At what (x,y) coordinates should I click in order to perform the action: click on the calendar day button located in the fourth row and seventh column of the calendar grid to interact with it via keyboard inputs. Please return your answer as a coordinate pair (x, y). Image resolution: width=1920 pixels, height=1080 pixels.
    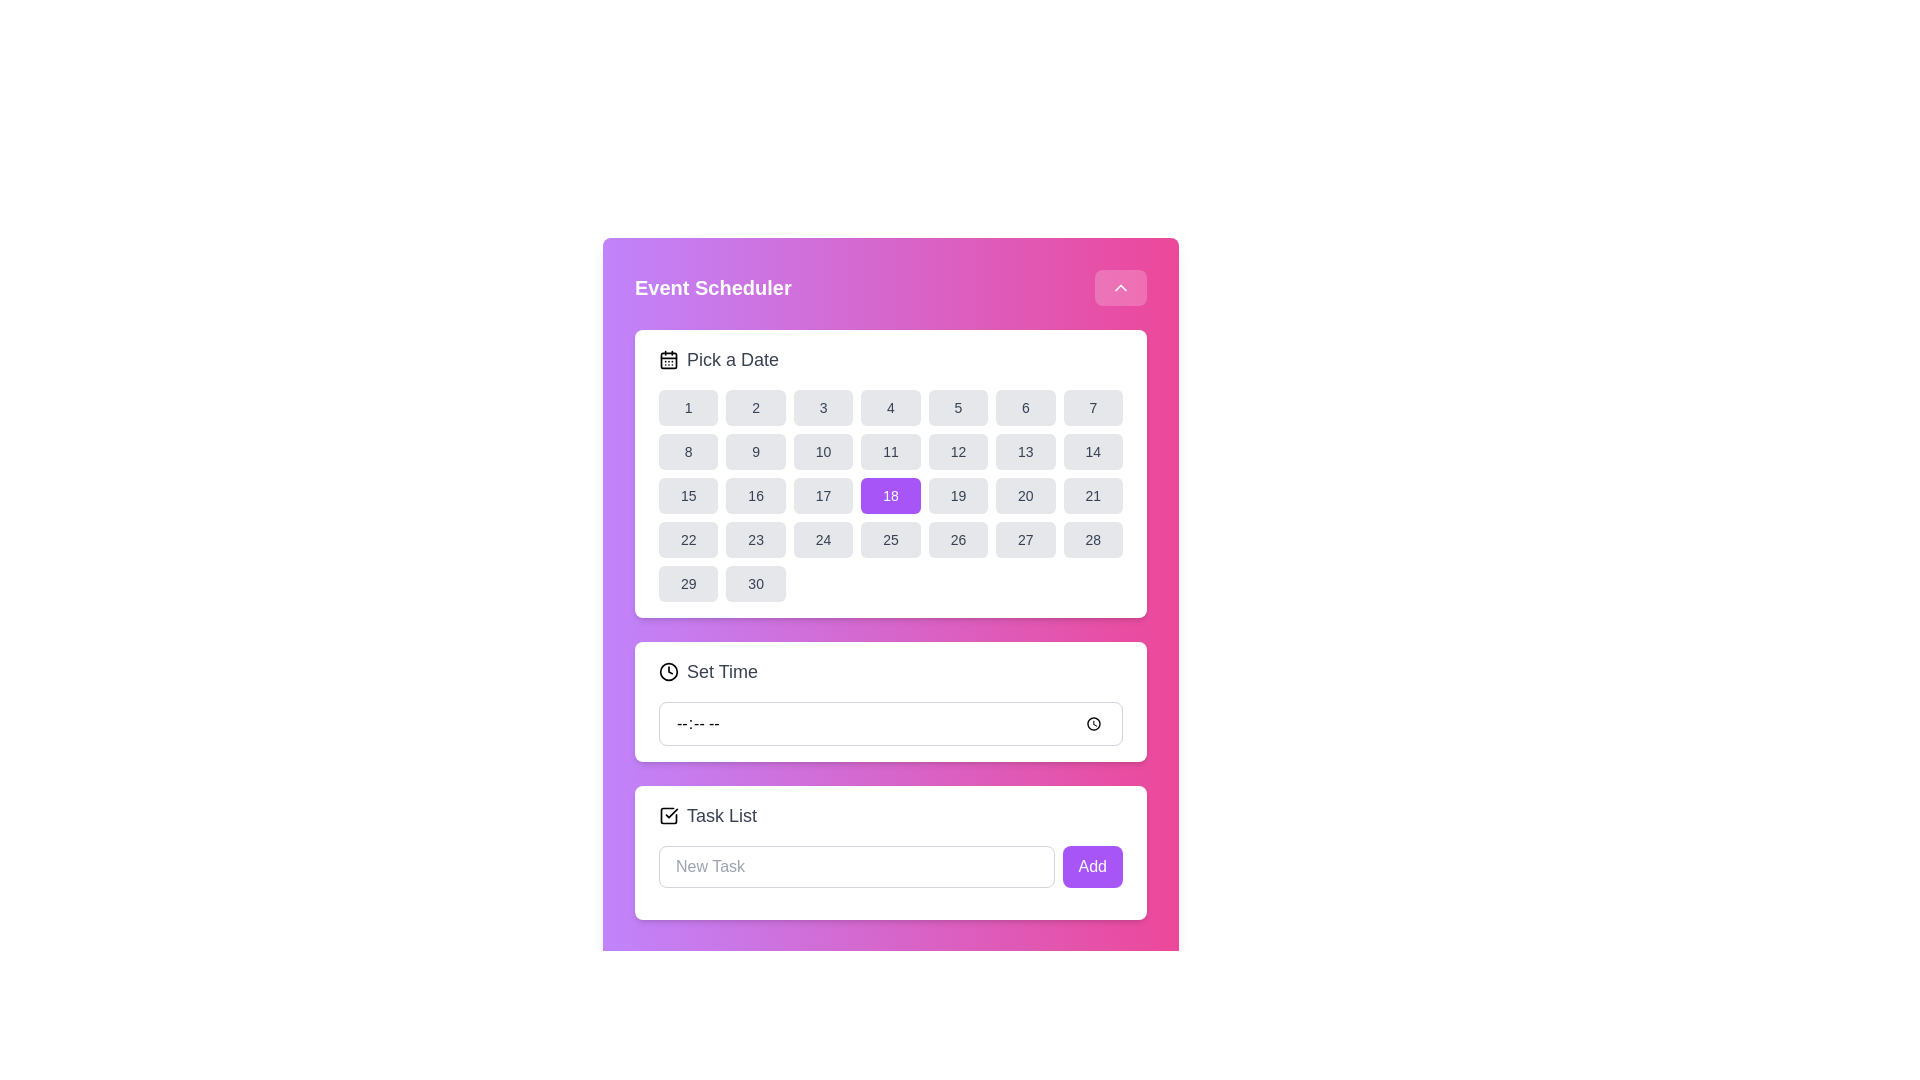
    Looking at the image, I should click on (1092, 451).